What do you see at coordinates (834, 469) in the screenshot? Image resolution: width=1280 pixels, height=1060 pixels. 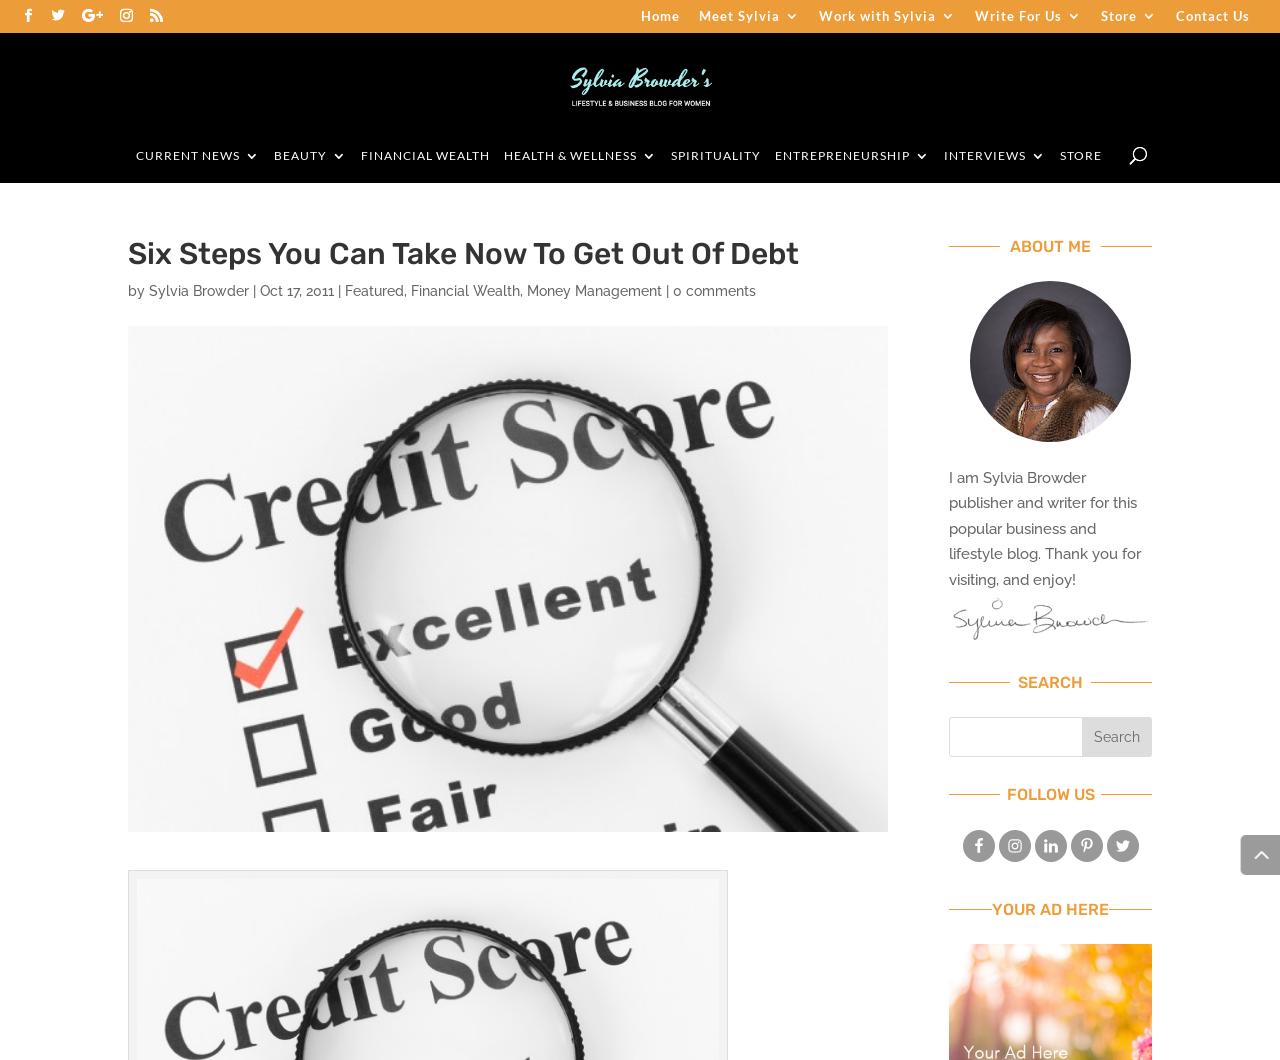 I see `'Leadership'` at bounding box center [834, 469].